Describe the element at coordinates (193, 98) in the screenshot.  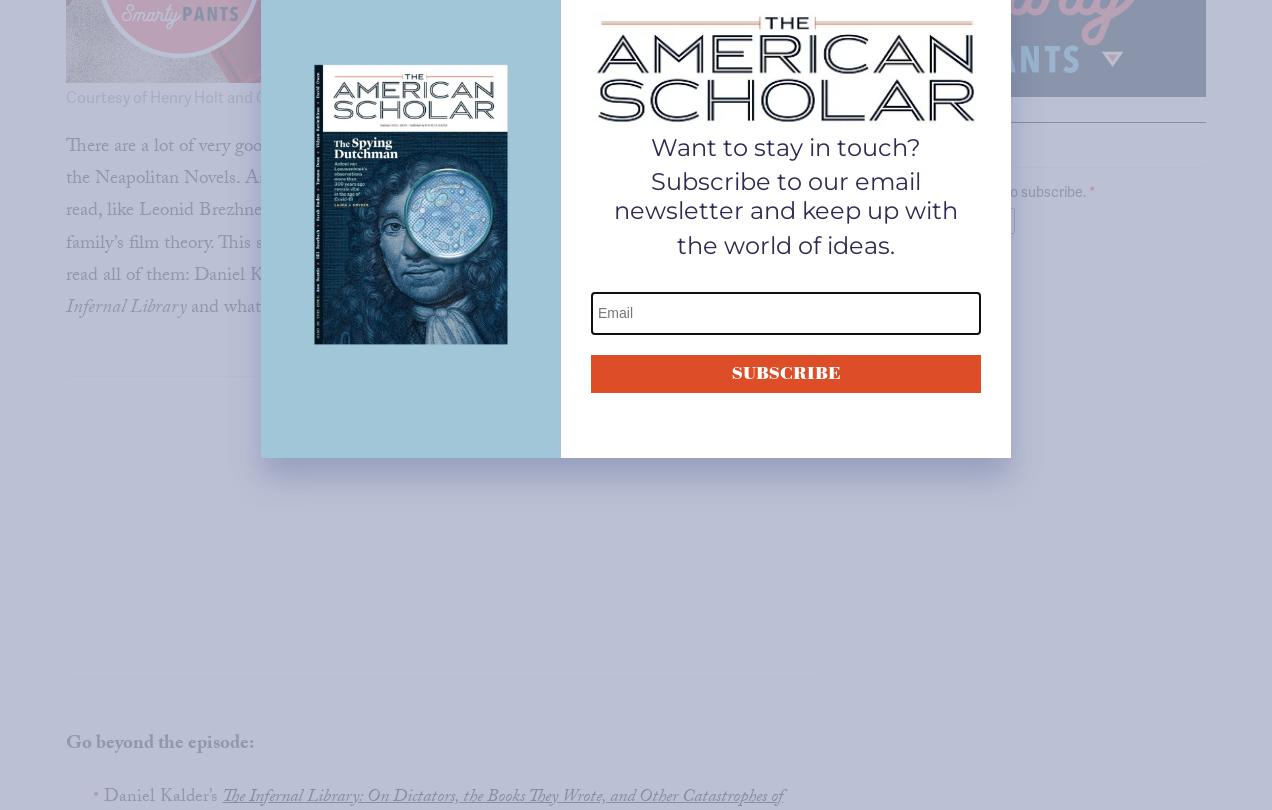
I see `'Courtesy of Henry Holt and Company'` at that location.